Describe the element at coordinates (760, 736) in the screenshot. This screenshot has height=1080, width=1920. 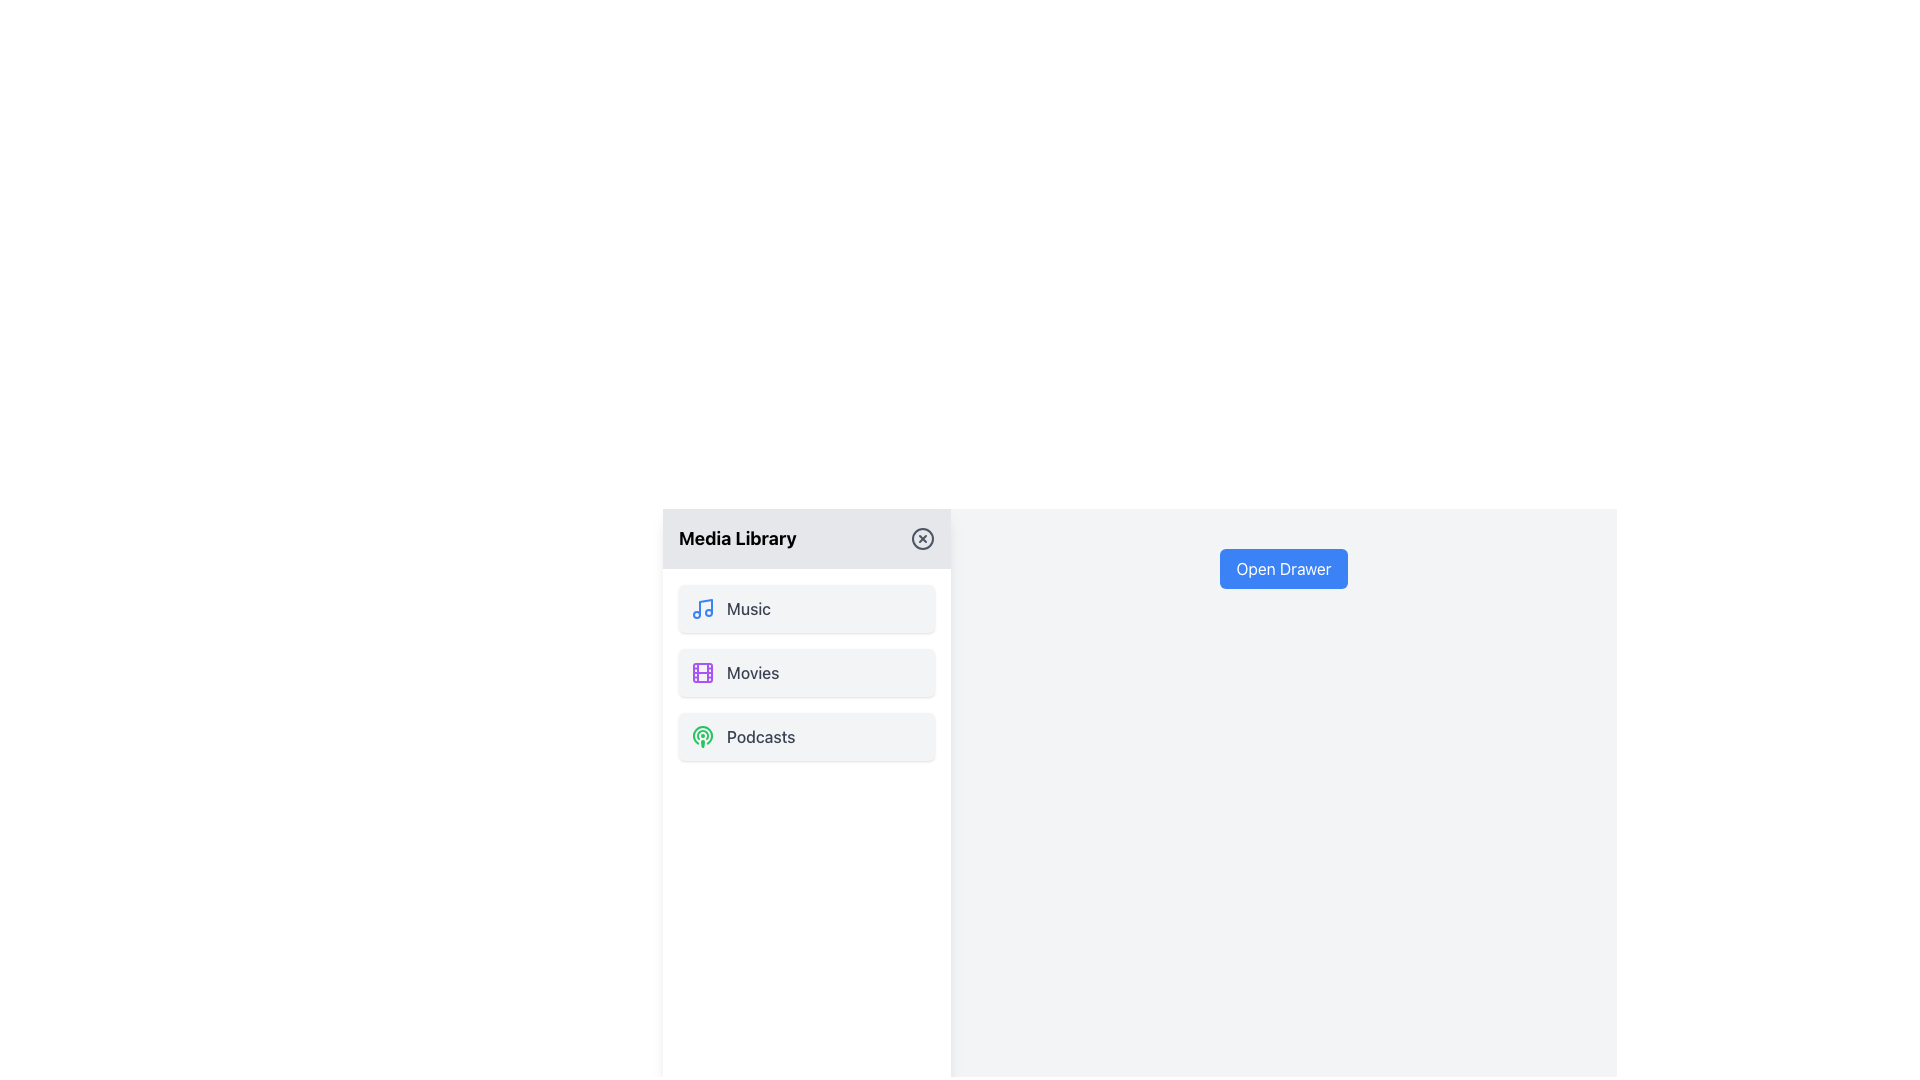
I see `the 'Podcasts' label in the left-hand sidebar menu, which is the textual content of the third group, positioned below 'Movies' and aligned to the right of a green podcast icon` at that location.